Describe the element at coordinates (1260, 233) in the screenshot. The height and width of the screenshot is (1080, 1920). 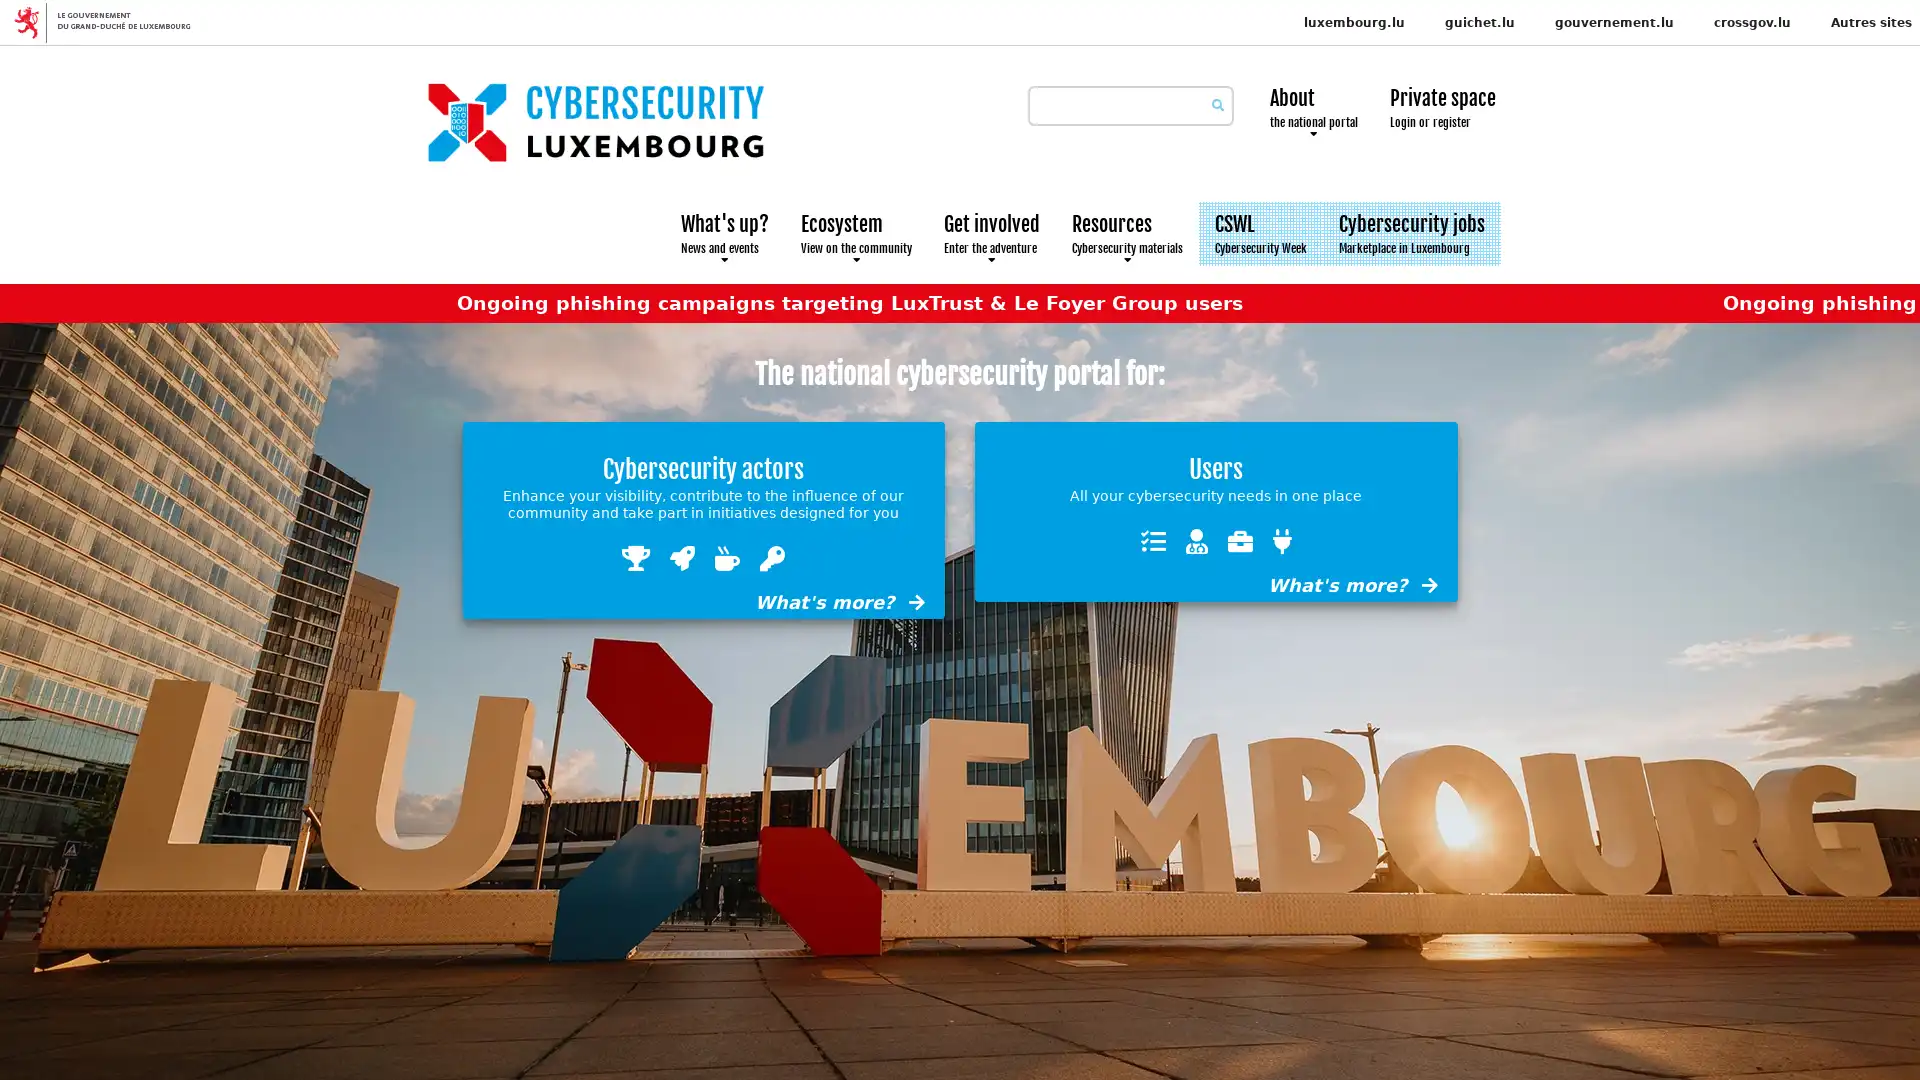
I see `CSWL Cybersecurity Week` at that location.